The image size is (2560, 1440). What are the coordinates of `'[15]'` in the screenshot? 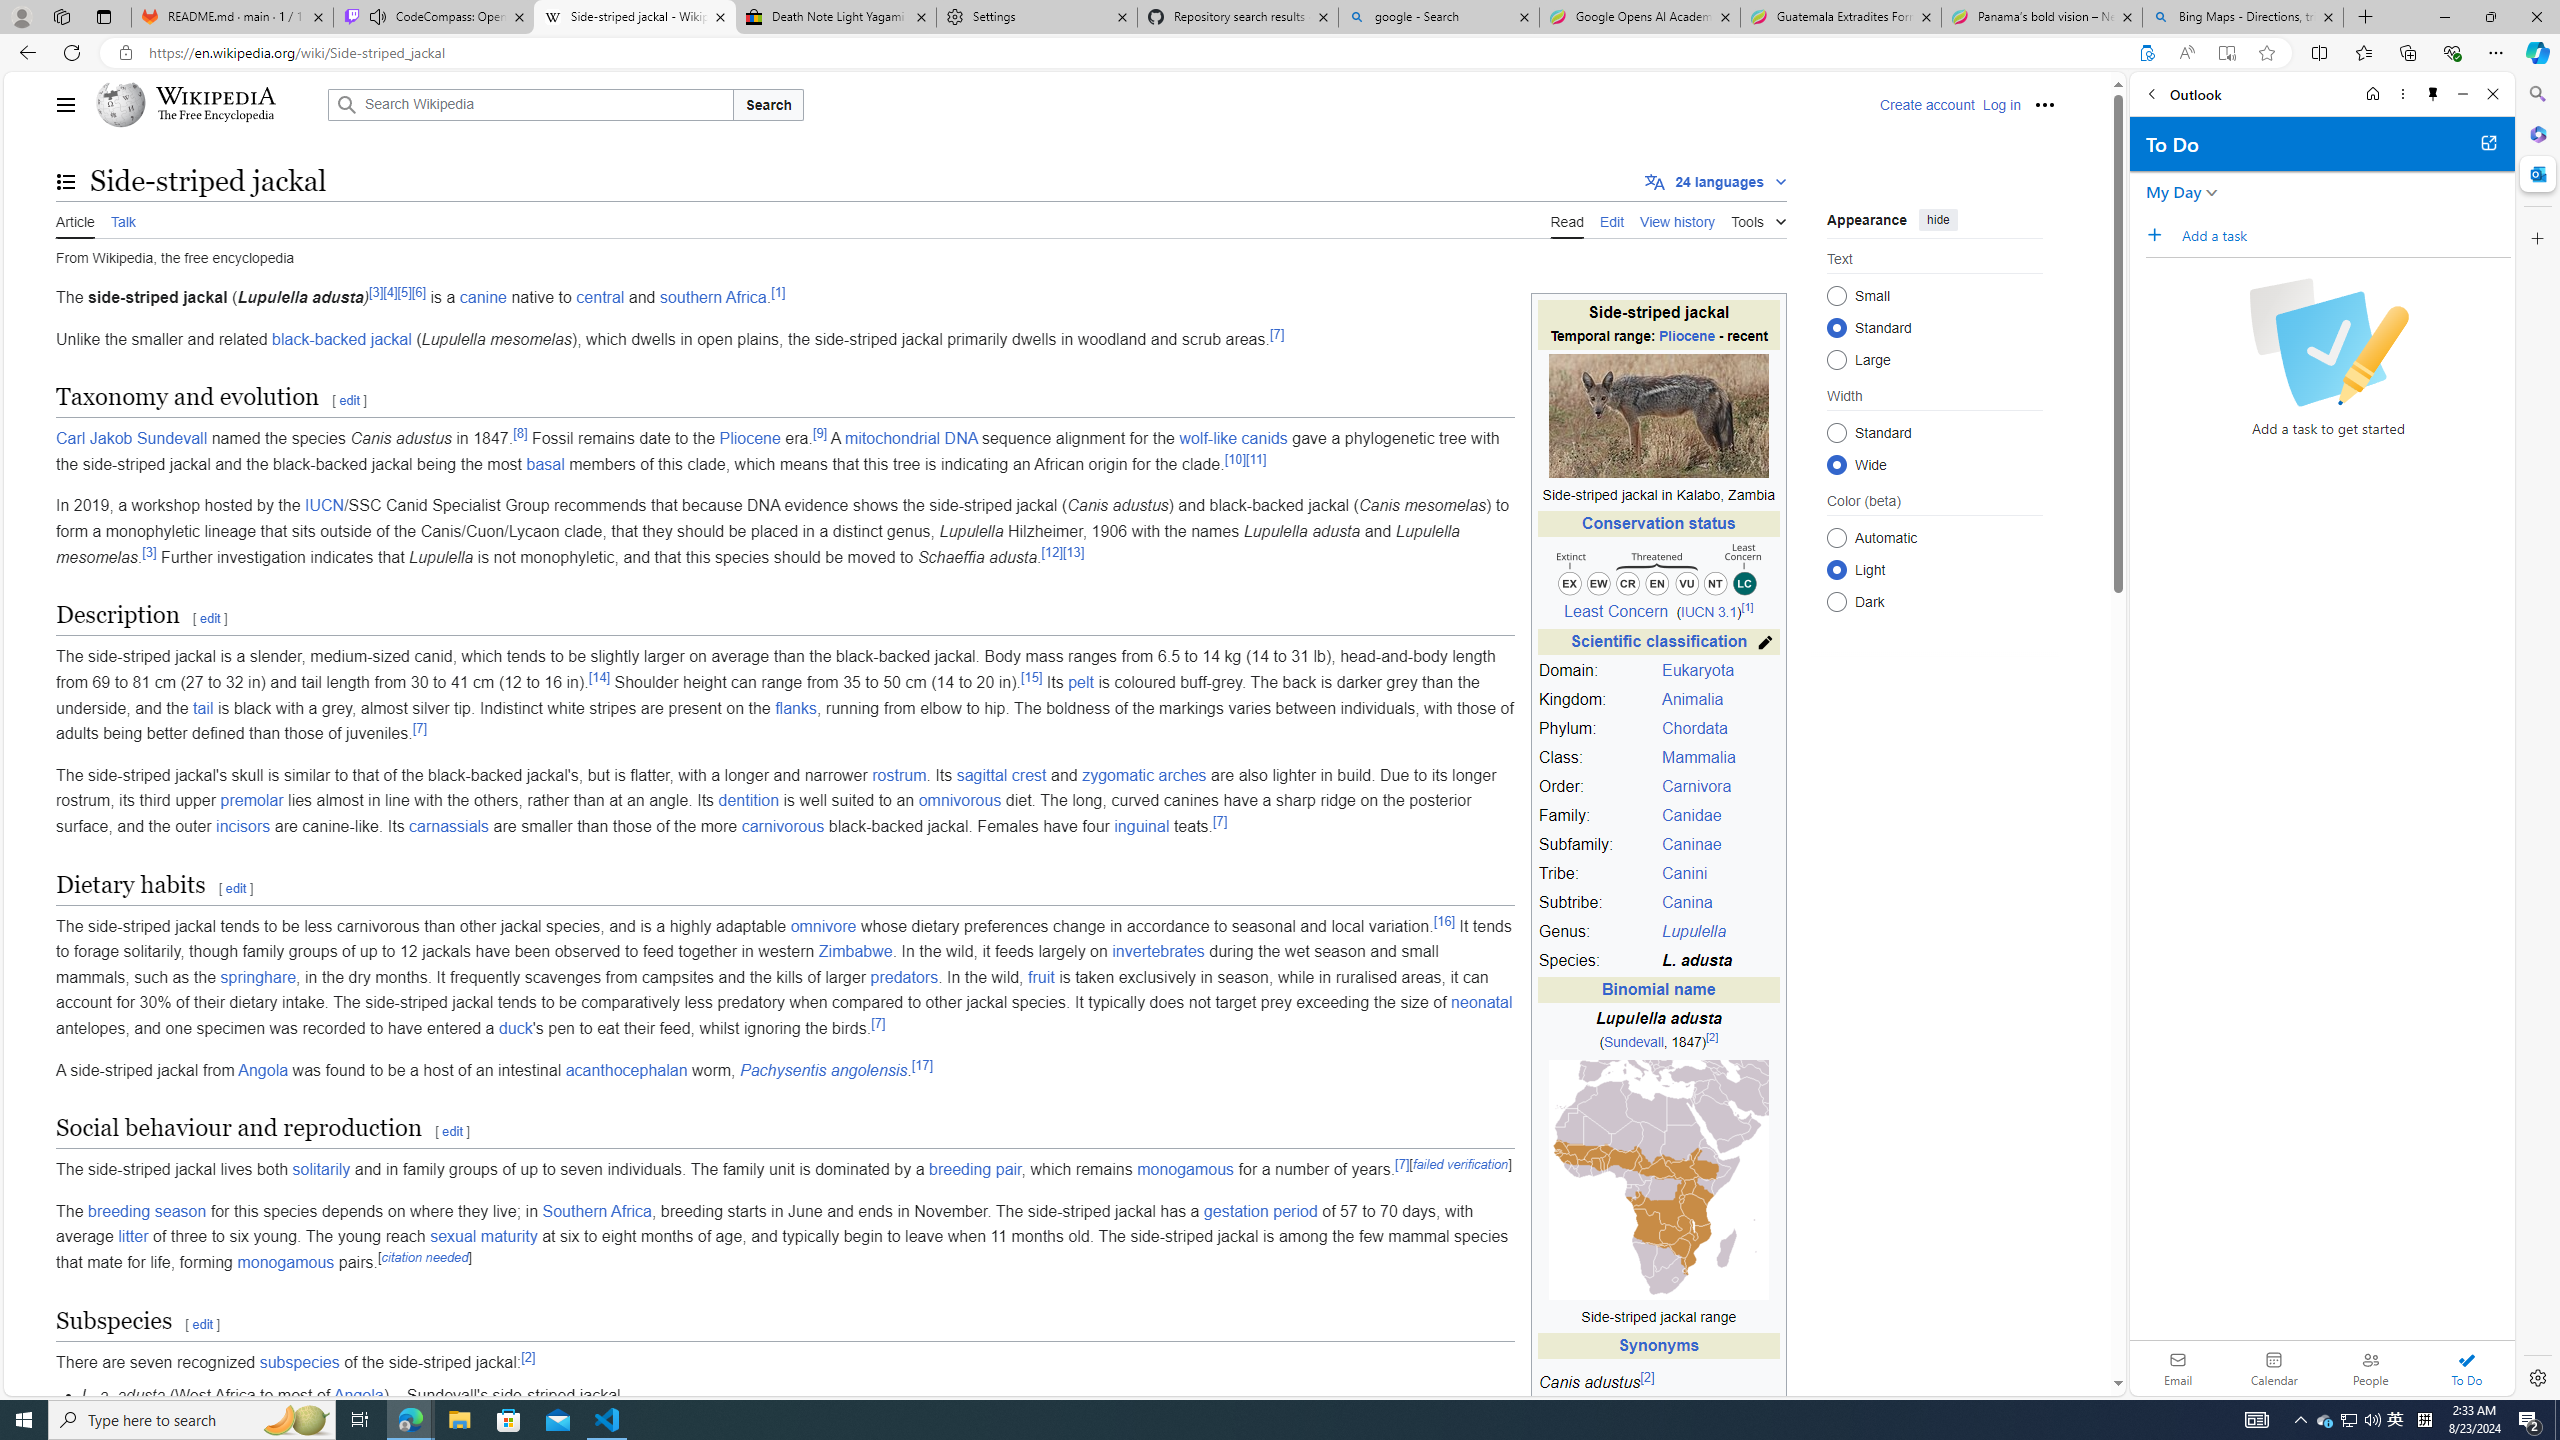 It's located at (1031, 677).